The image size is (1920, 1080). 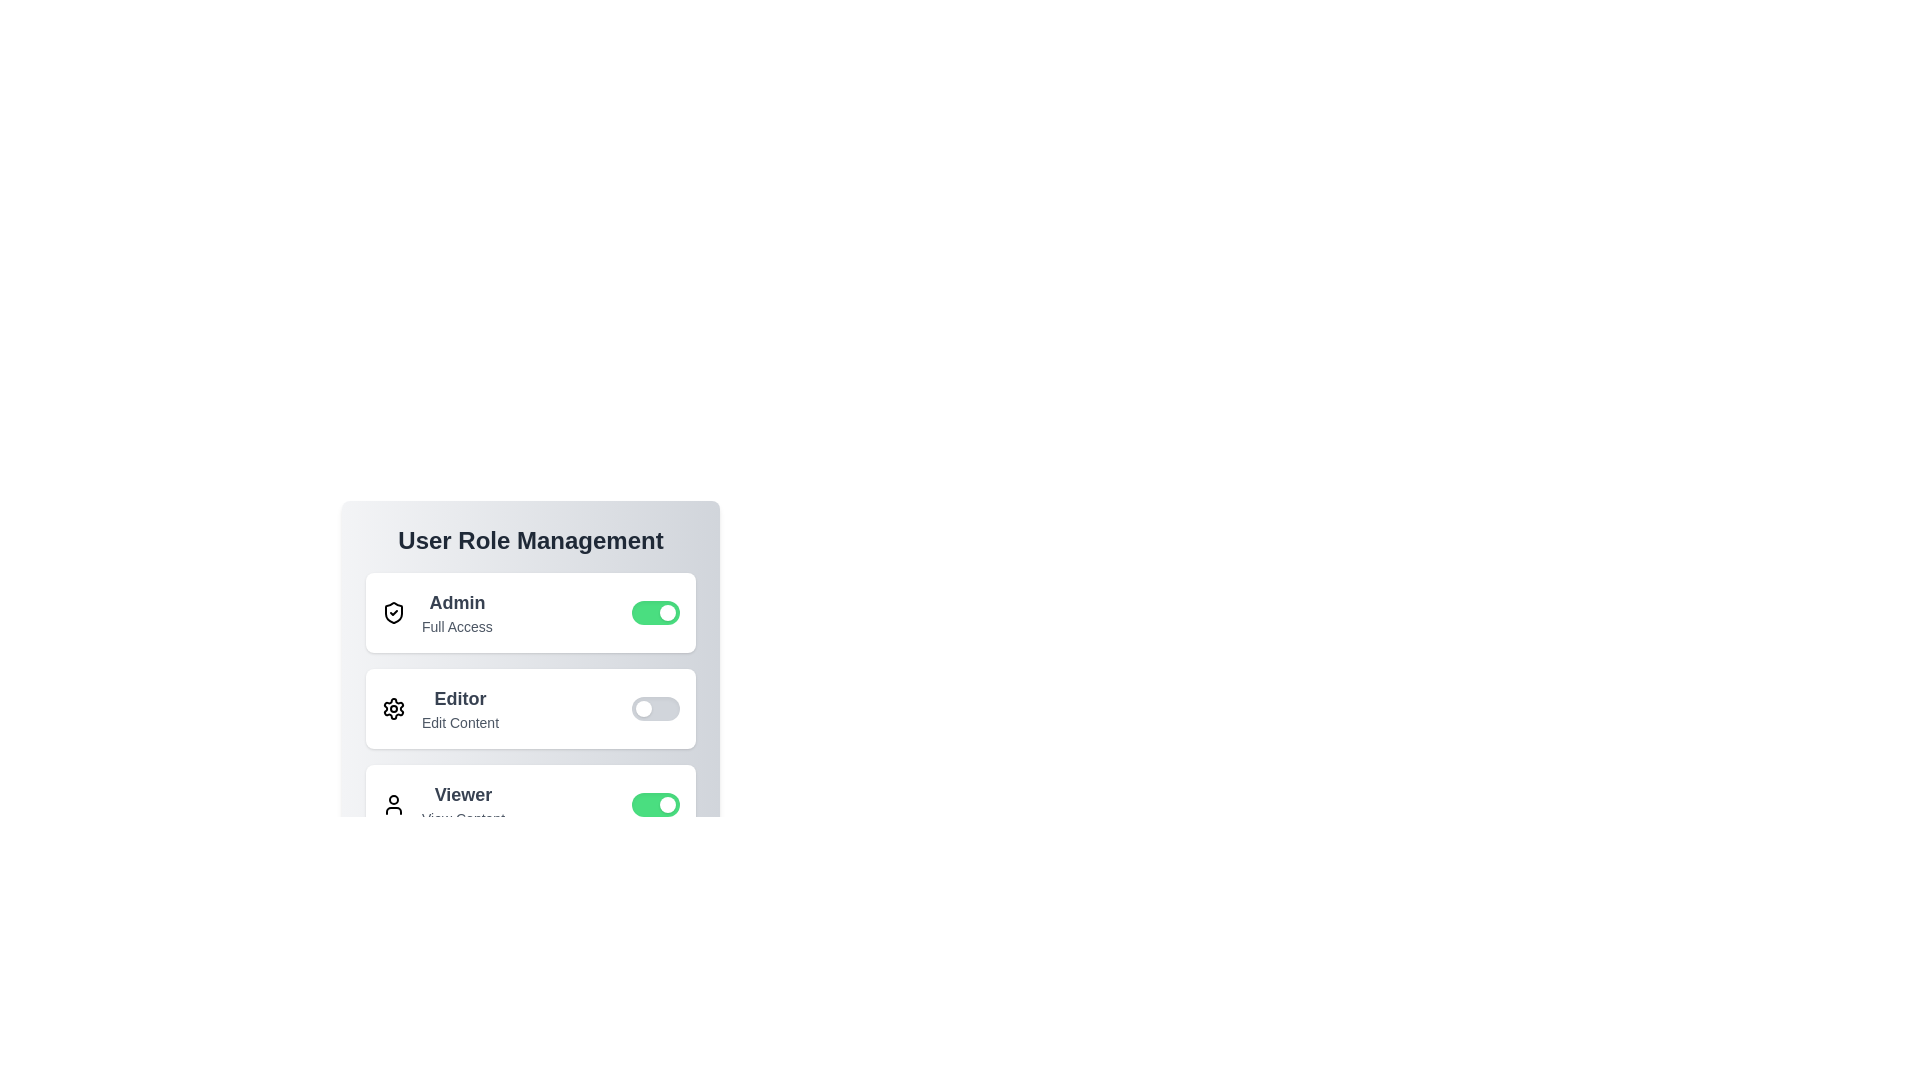 I want to click on the role container for Editor to focus on it, so click(x=531, y=708).